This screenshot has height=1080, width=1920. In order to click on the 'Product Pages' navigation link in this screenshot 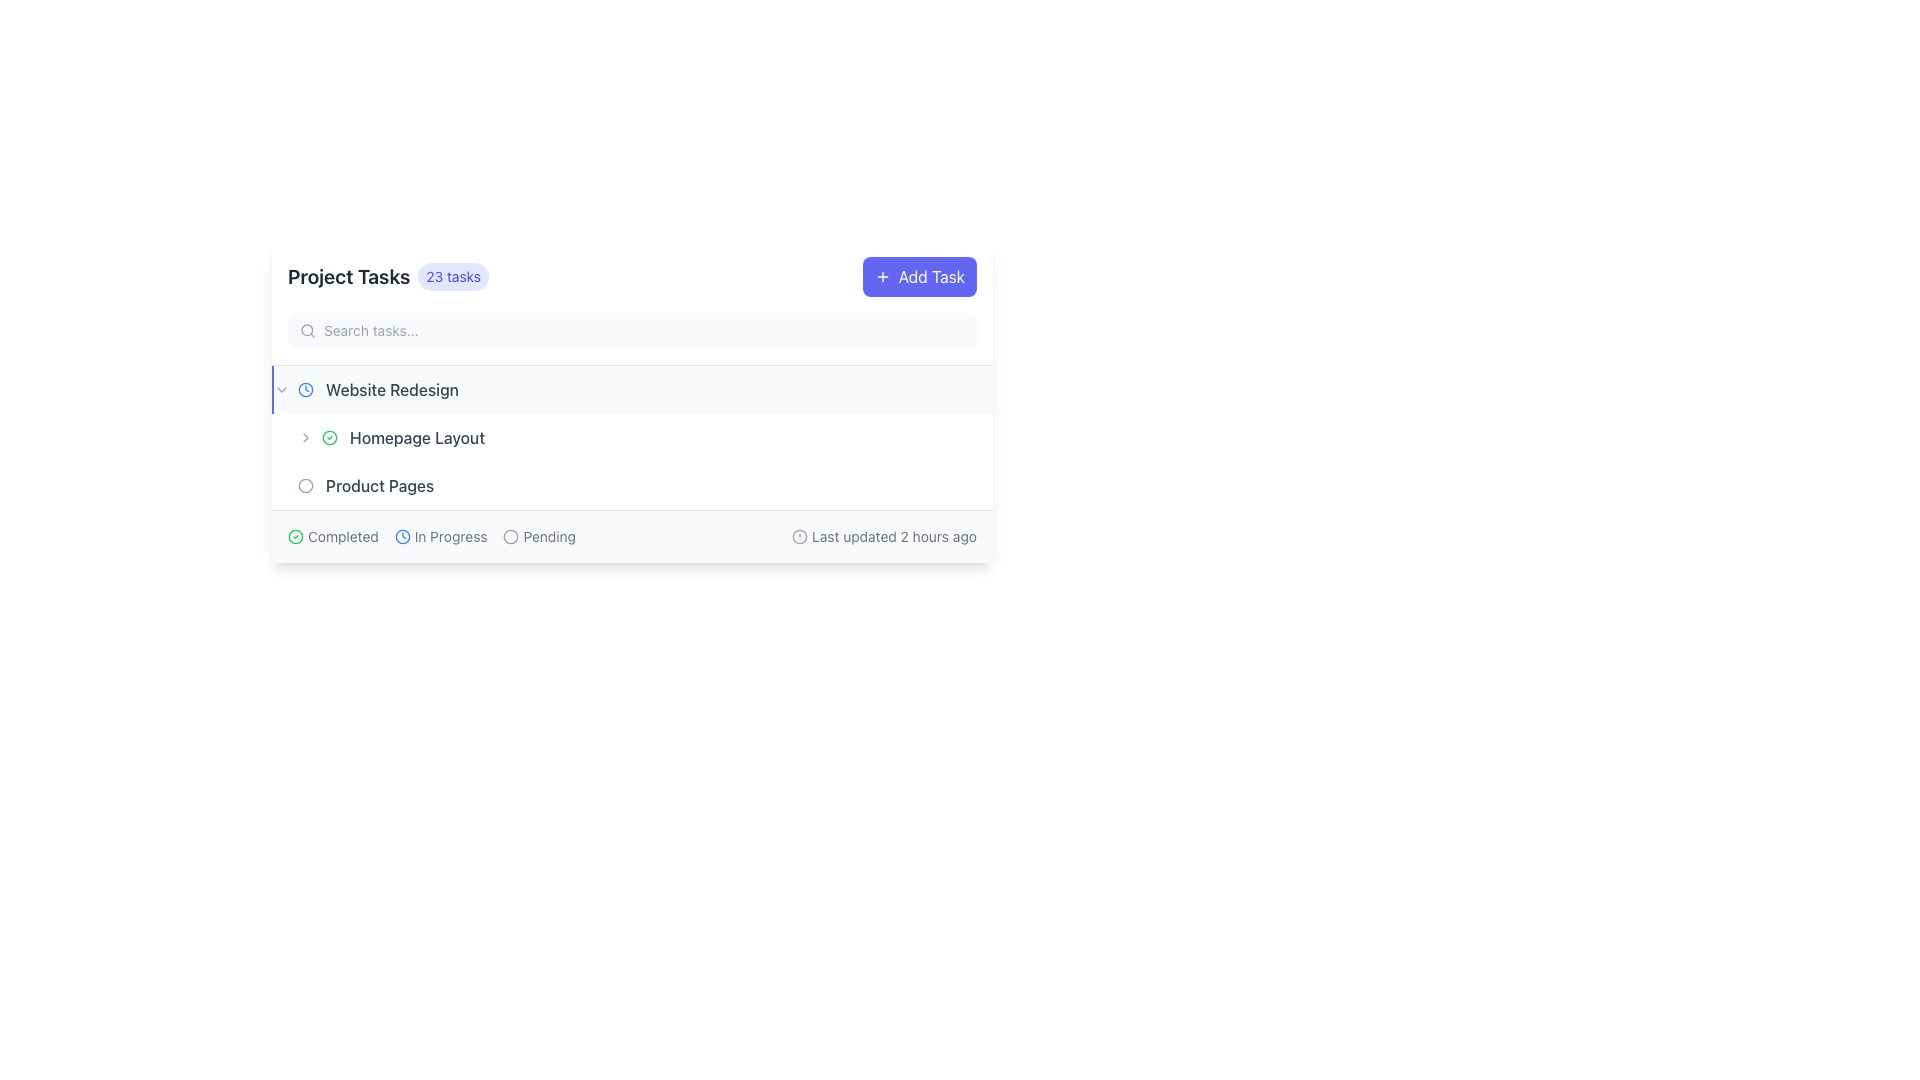, I will do `click(491, 486)`.